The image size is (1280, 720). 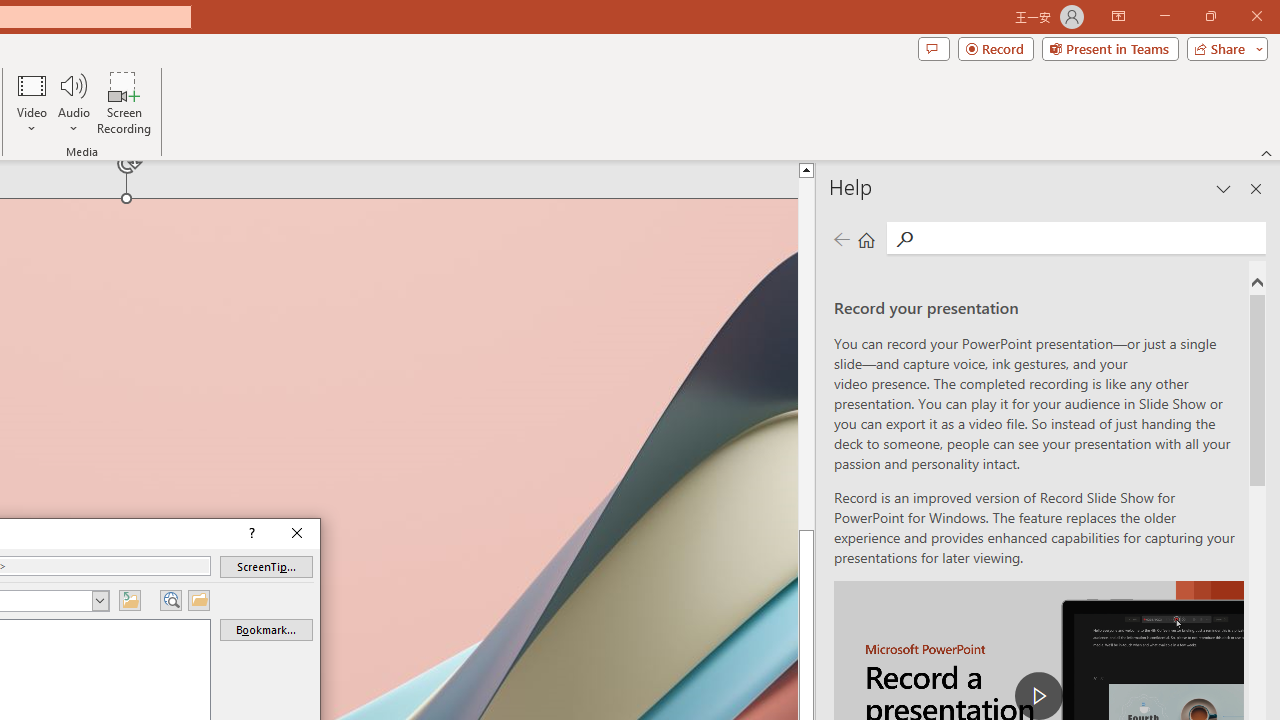 What do you see at coordinates (265, 567) in the screenshot?
I see `'ScreenTip...'` at bounding box center [265, 567].